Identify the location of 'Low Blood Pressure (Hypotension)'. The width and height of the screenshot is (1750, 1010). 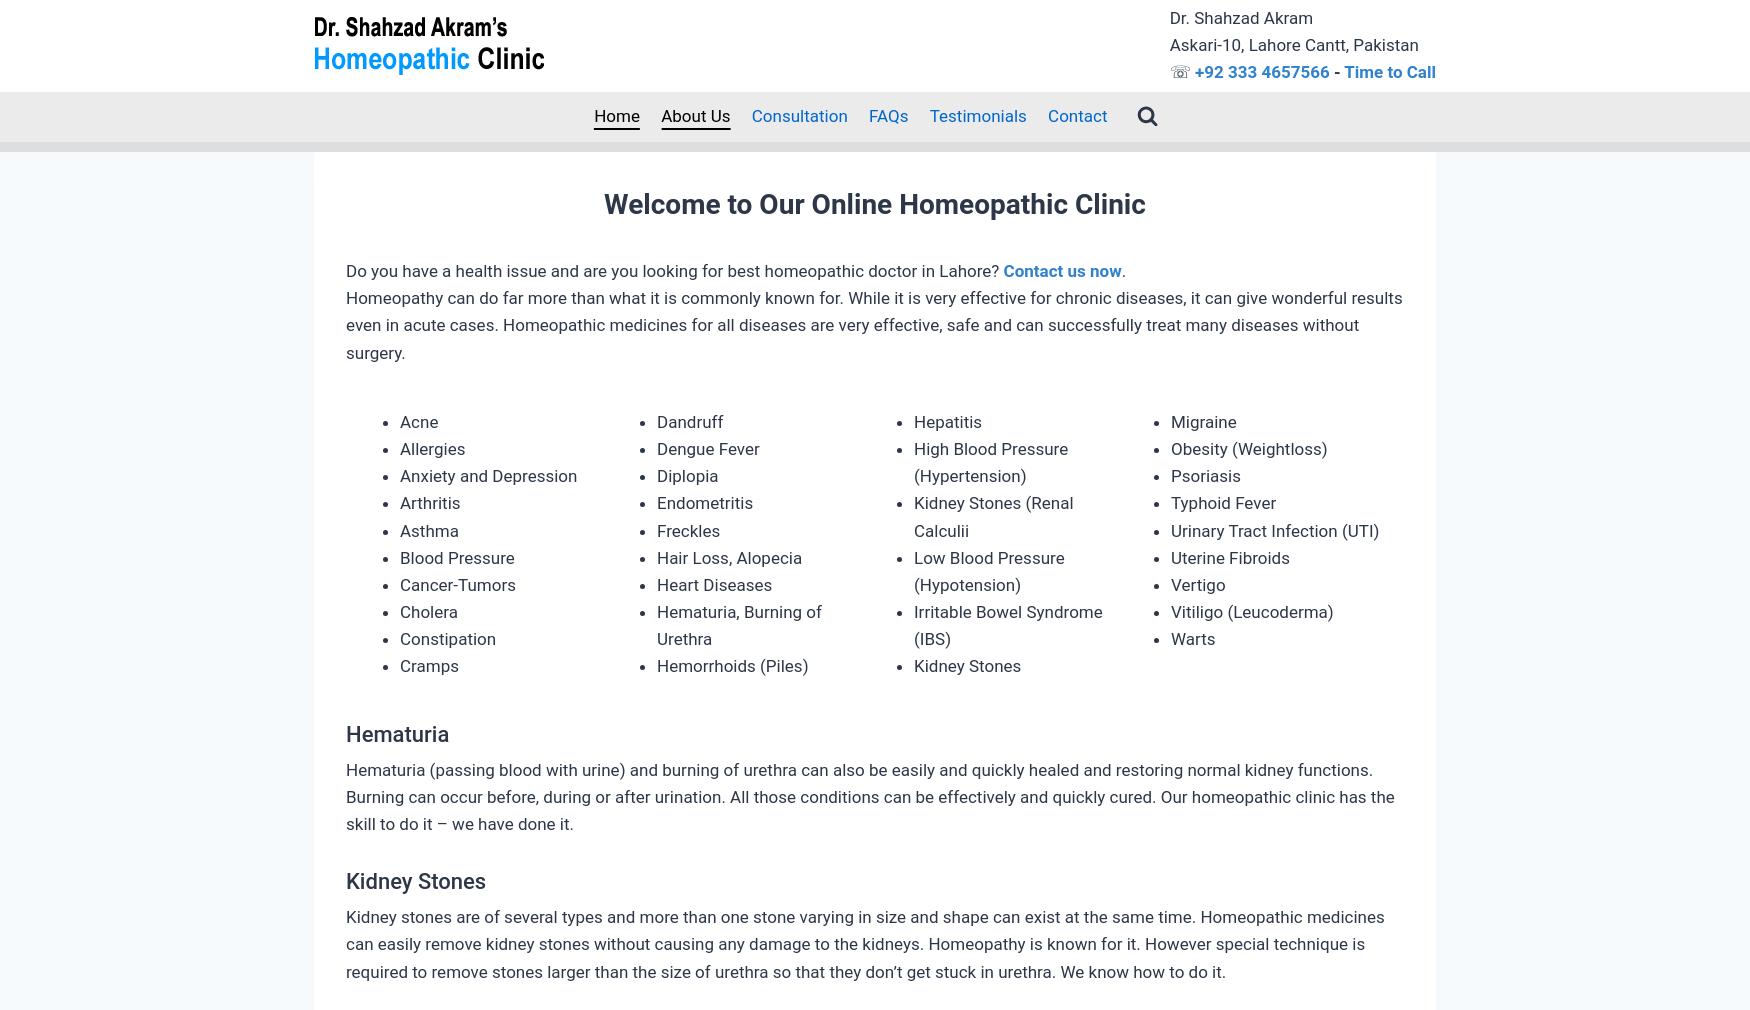
(988, 569).